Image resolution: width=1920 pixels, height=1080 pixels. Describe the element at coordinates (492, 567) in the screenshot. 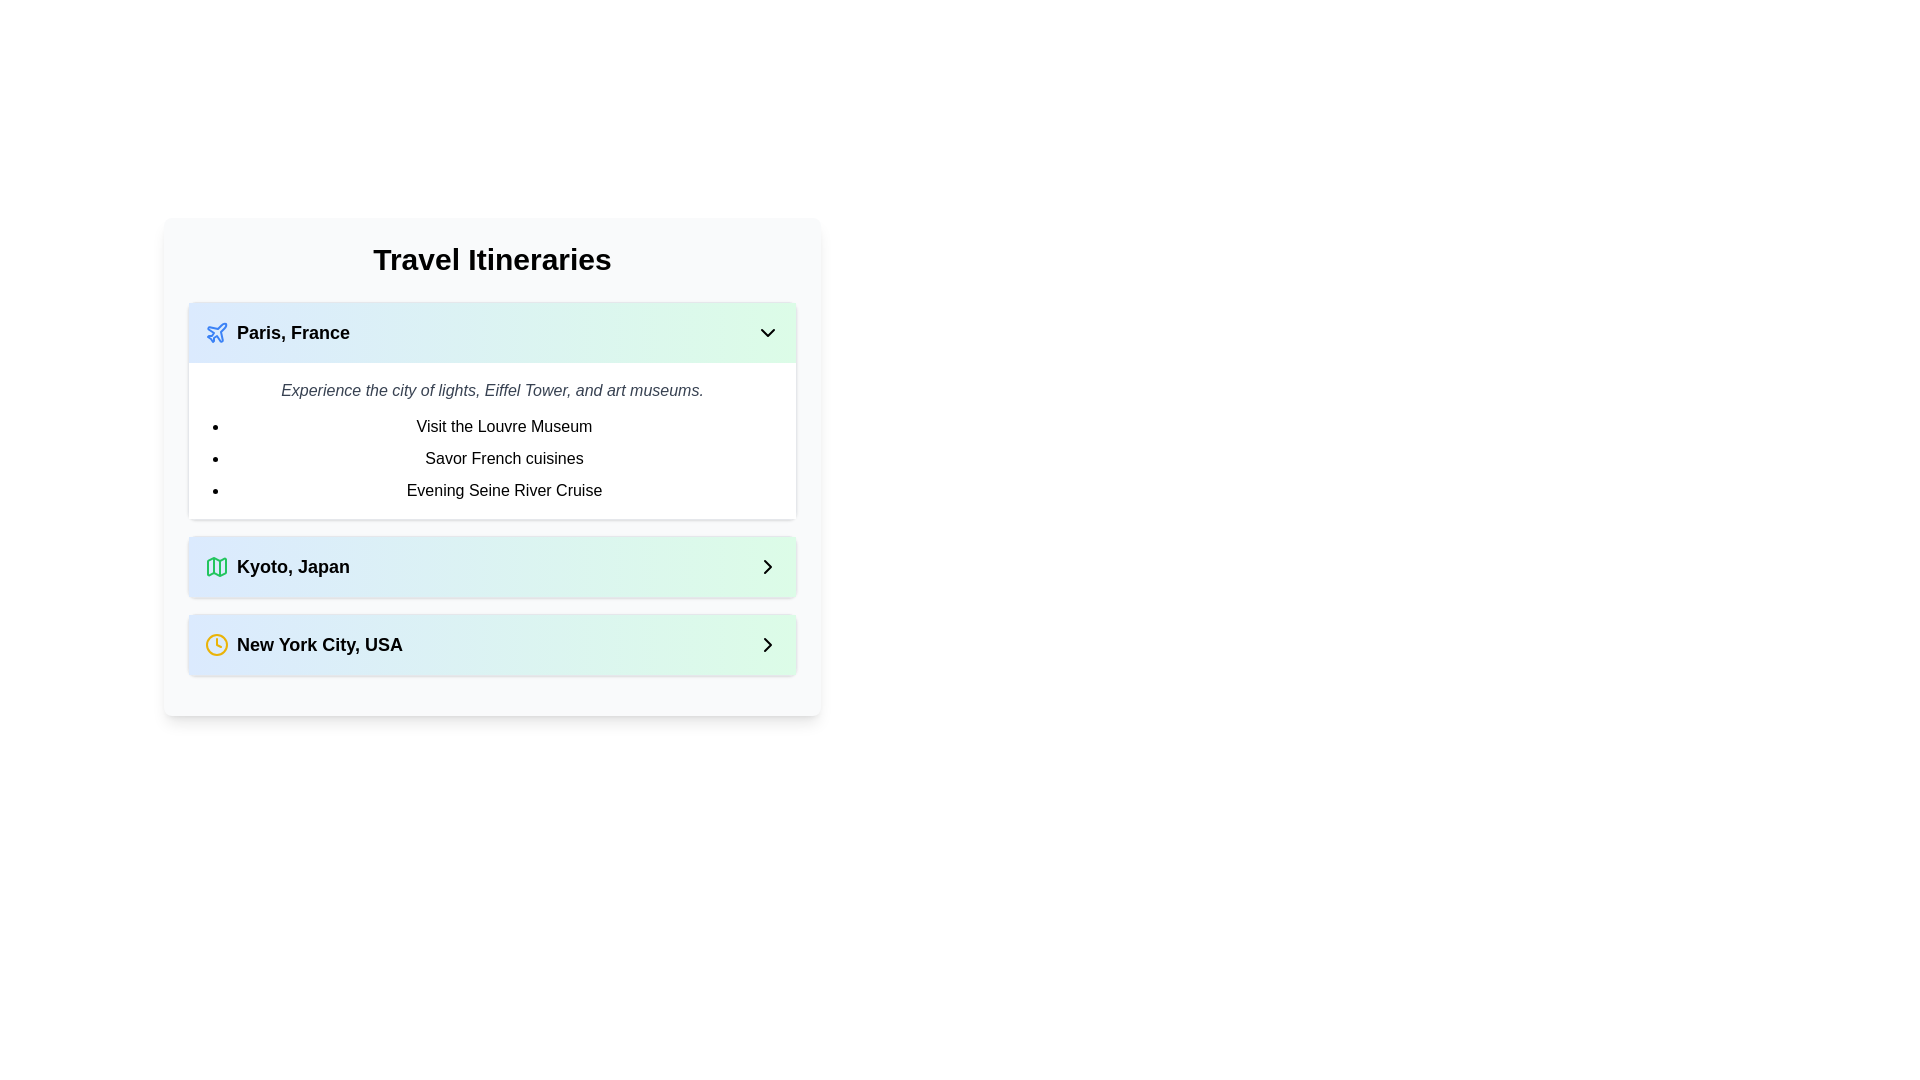

I see `the button for 'Kyoto, Japan', which is the second item in the vertical list of destinations under 'Travel Itineraries', to change its background color` at that location.